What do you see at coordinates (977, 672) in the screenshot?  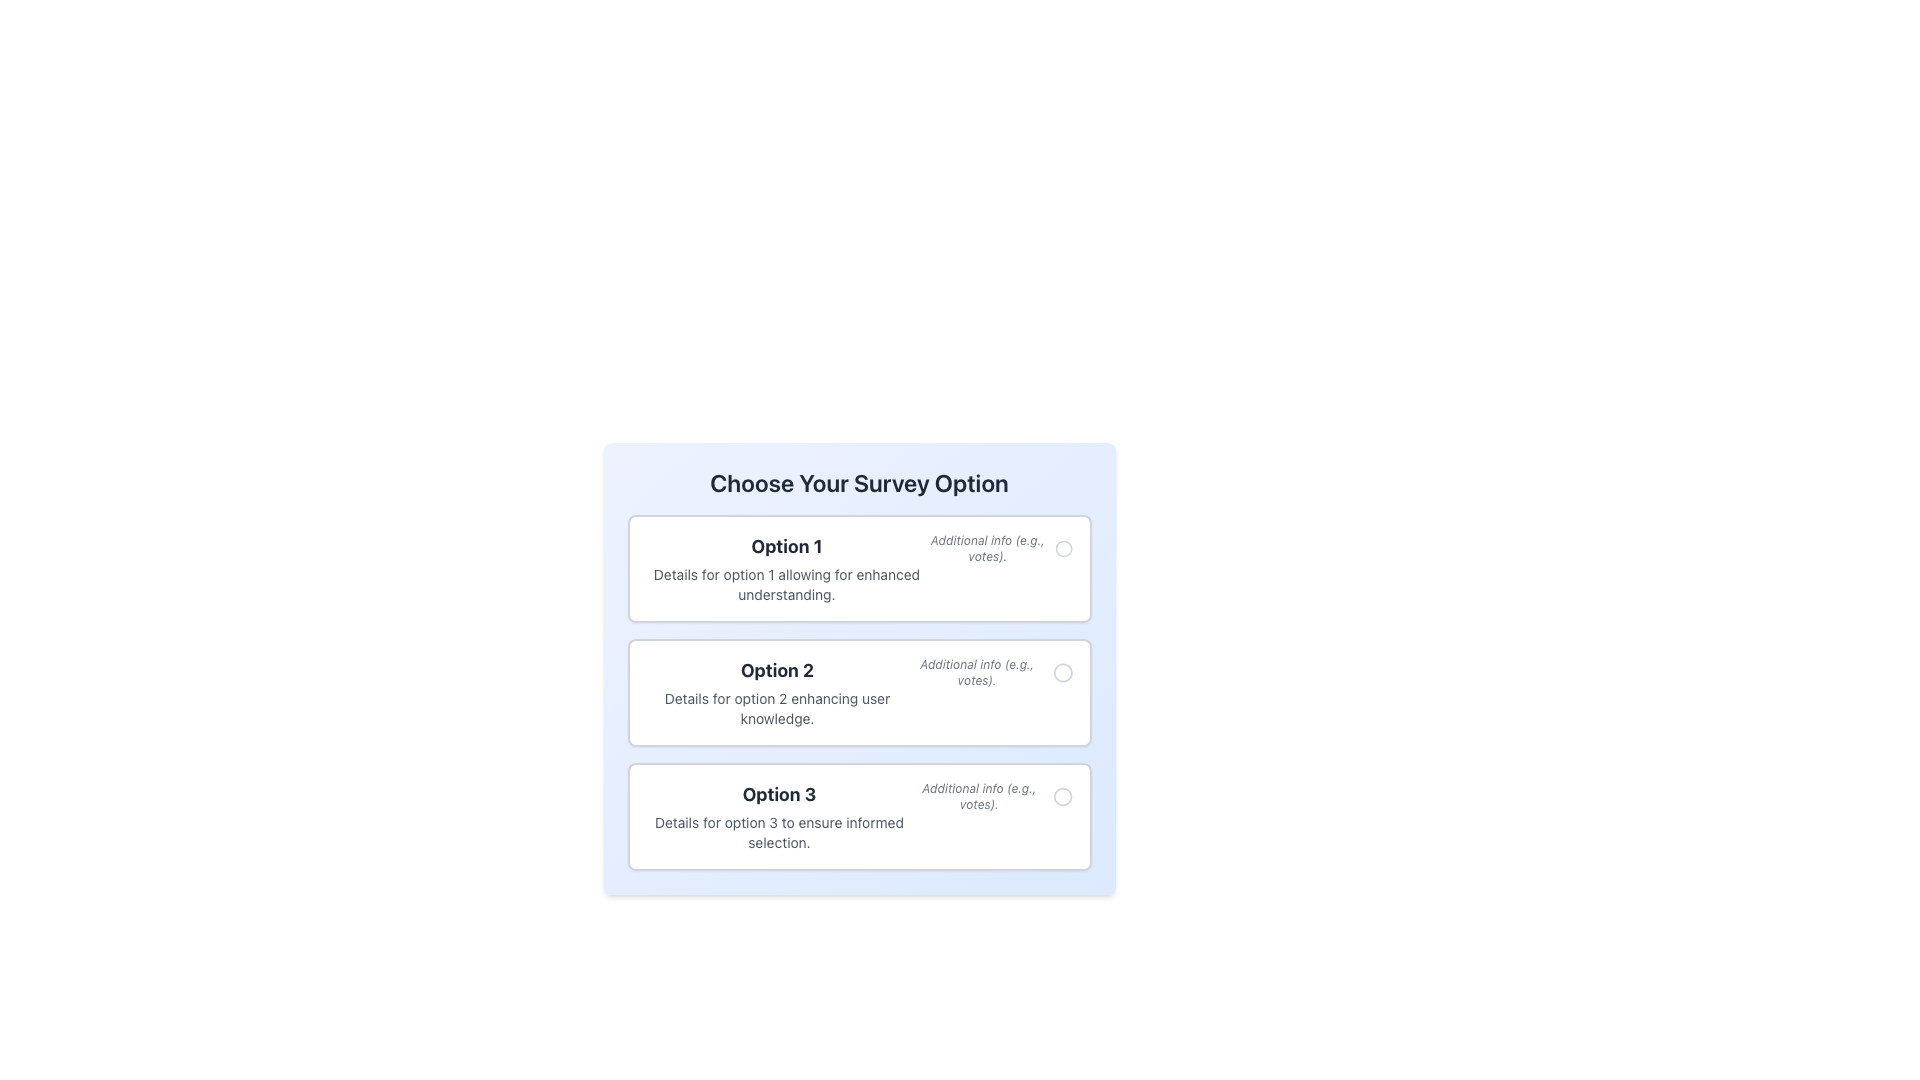 I see `the static text label providing supplementary information for Option 2, located above the circular radio input in the survey form` at bounding box center [977, 672].